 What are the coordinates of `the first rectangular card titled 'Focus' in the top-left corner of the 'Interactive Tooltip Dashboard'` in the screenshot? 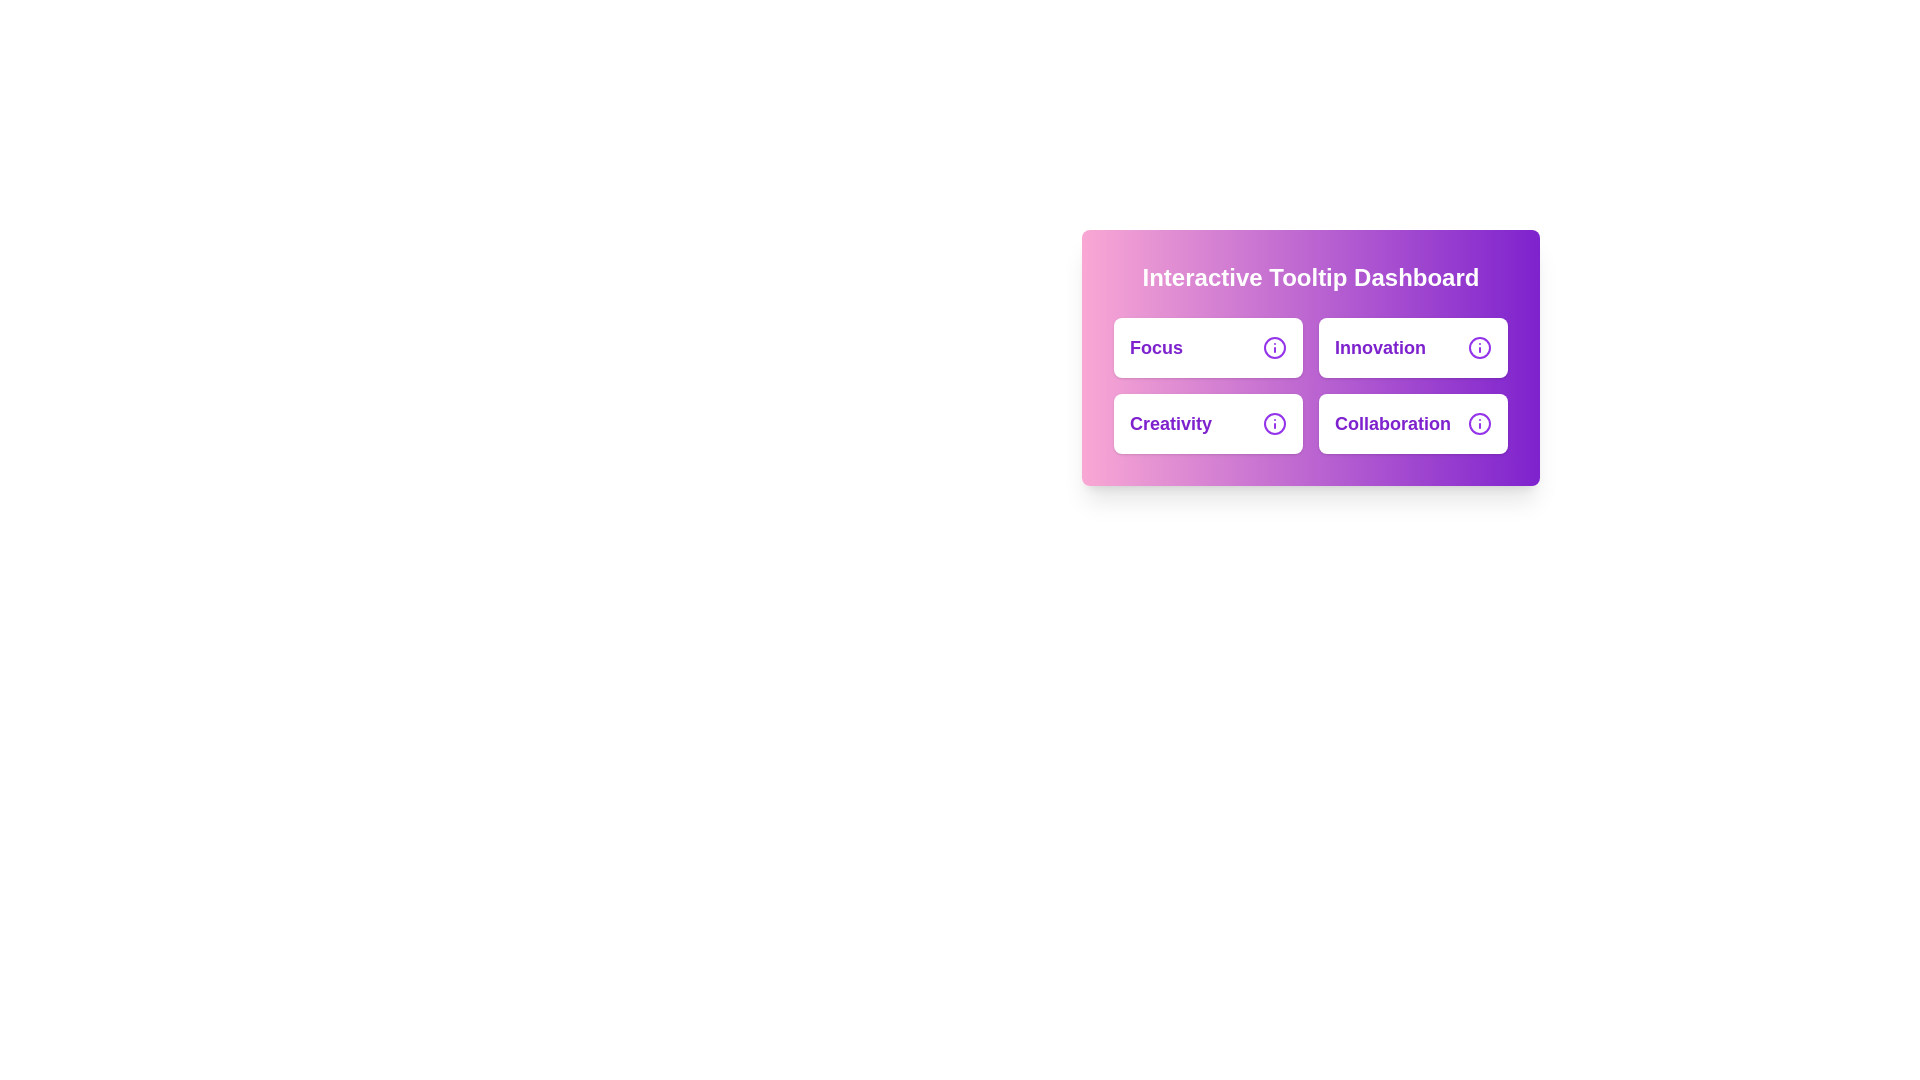 It's located at (1207, 346).